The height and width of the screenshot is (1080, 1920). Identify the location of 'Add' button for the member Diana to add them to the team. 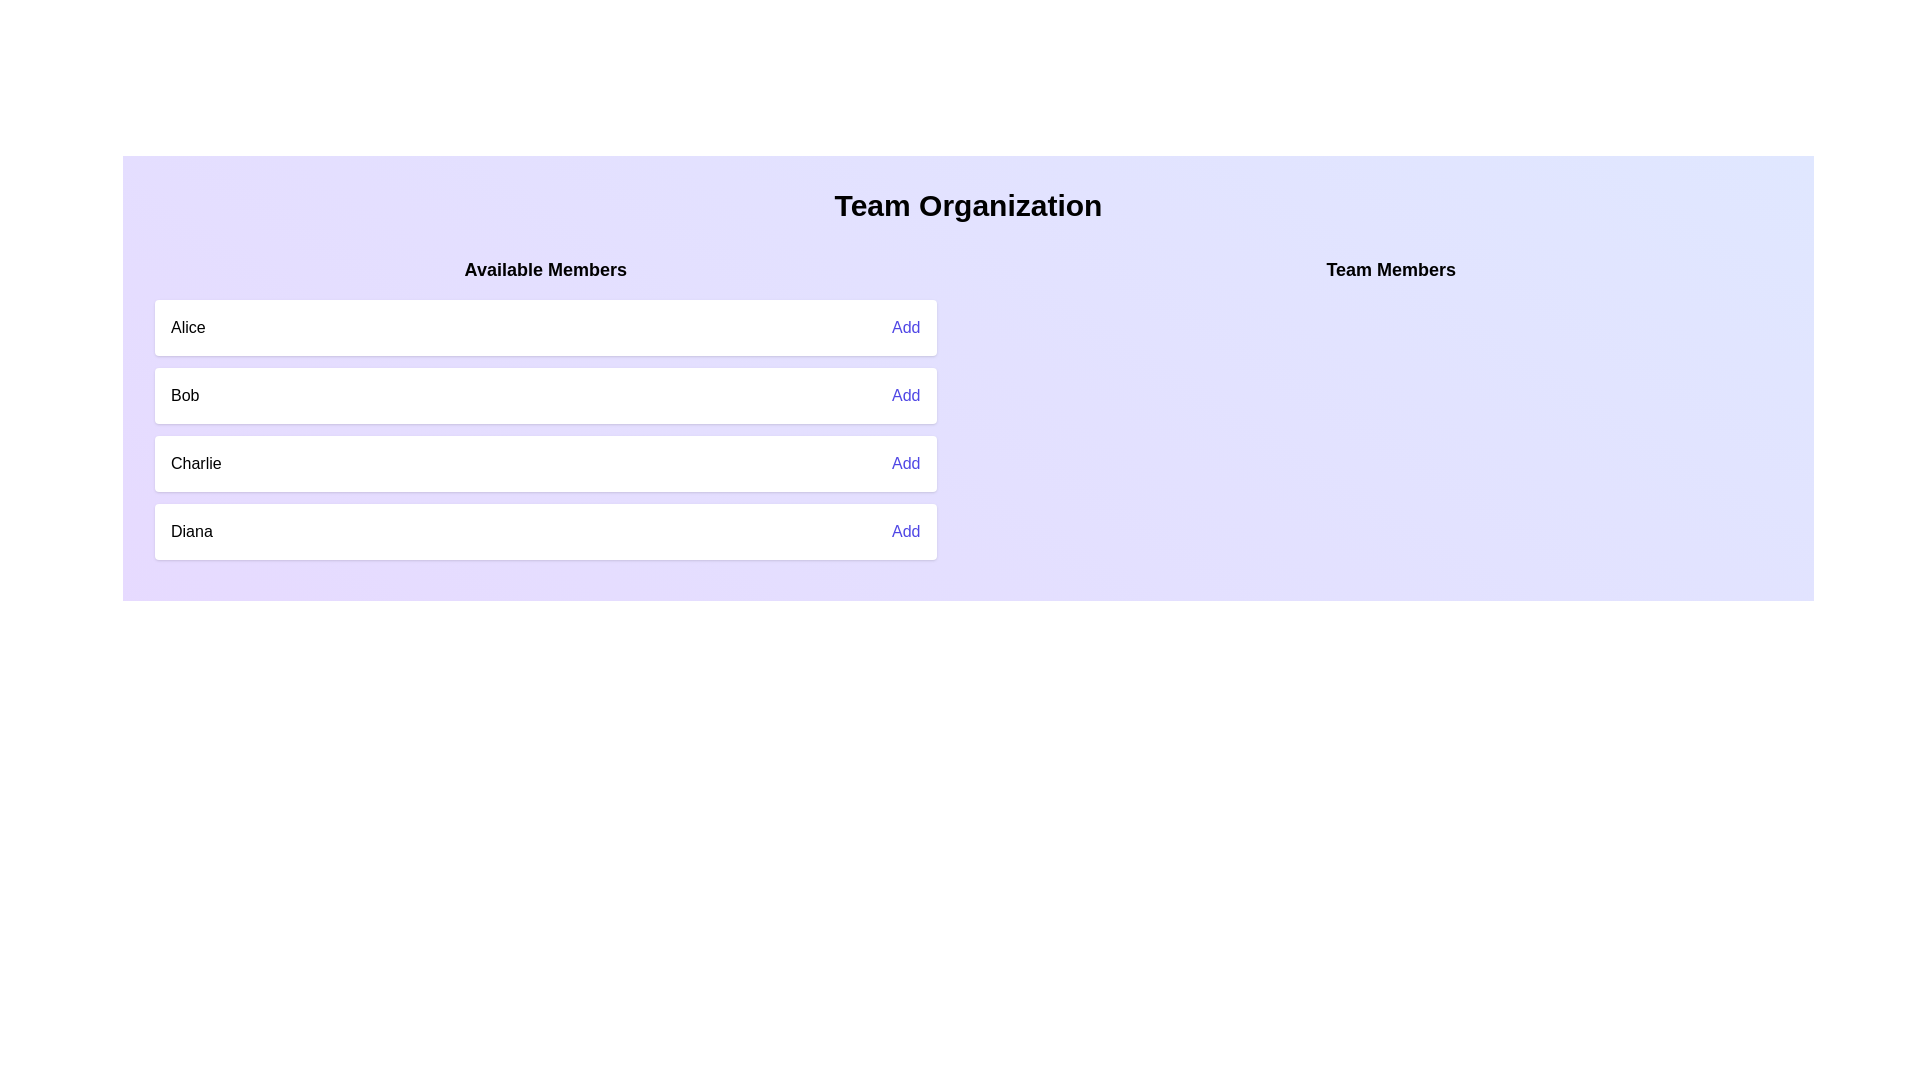
(905, 531).